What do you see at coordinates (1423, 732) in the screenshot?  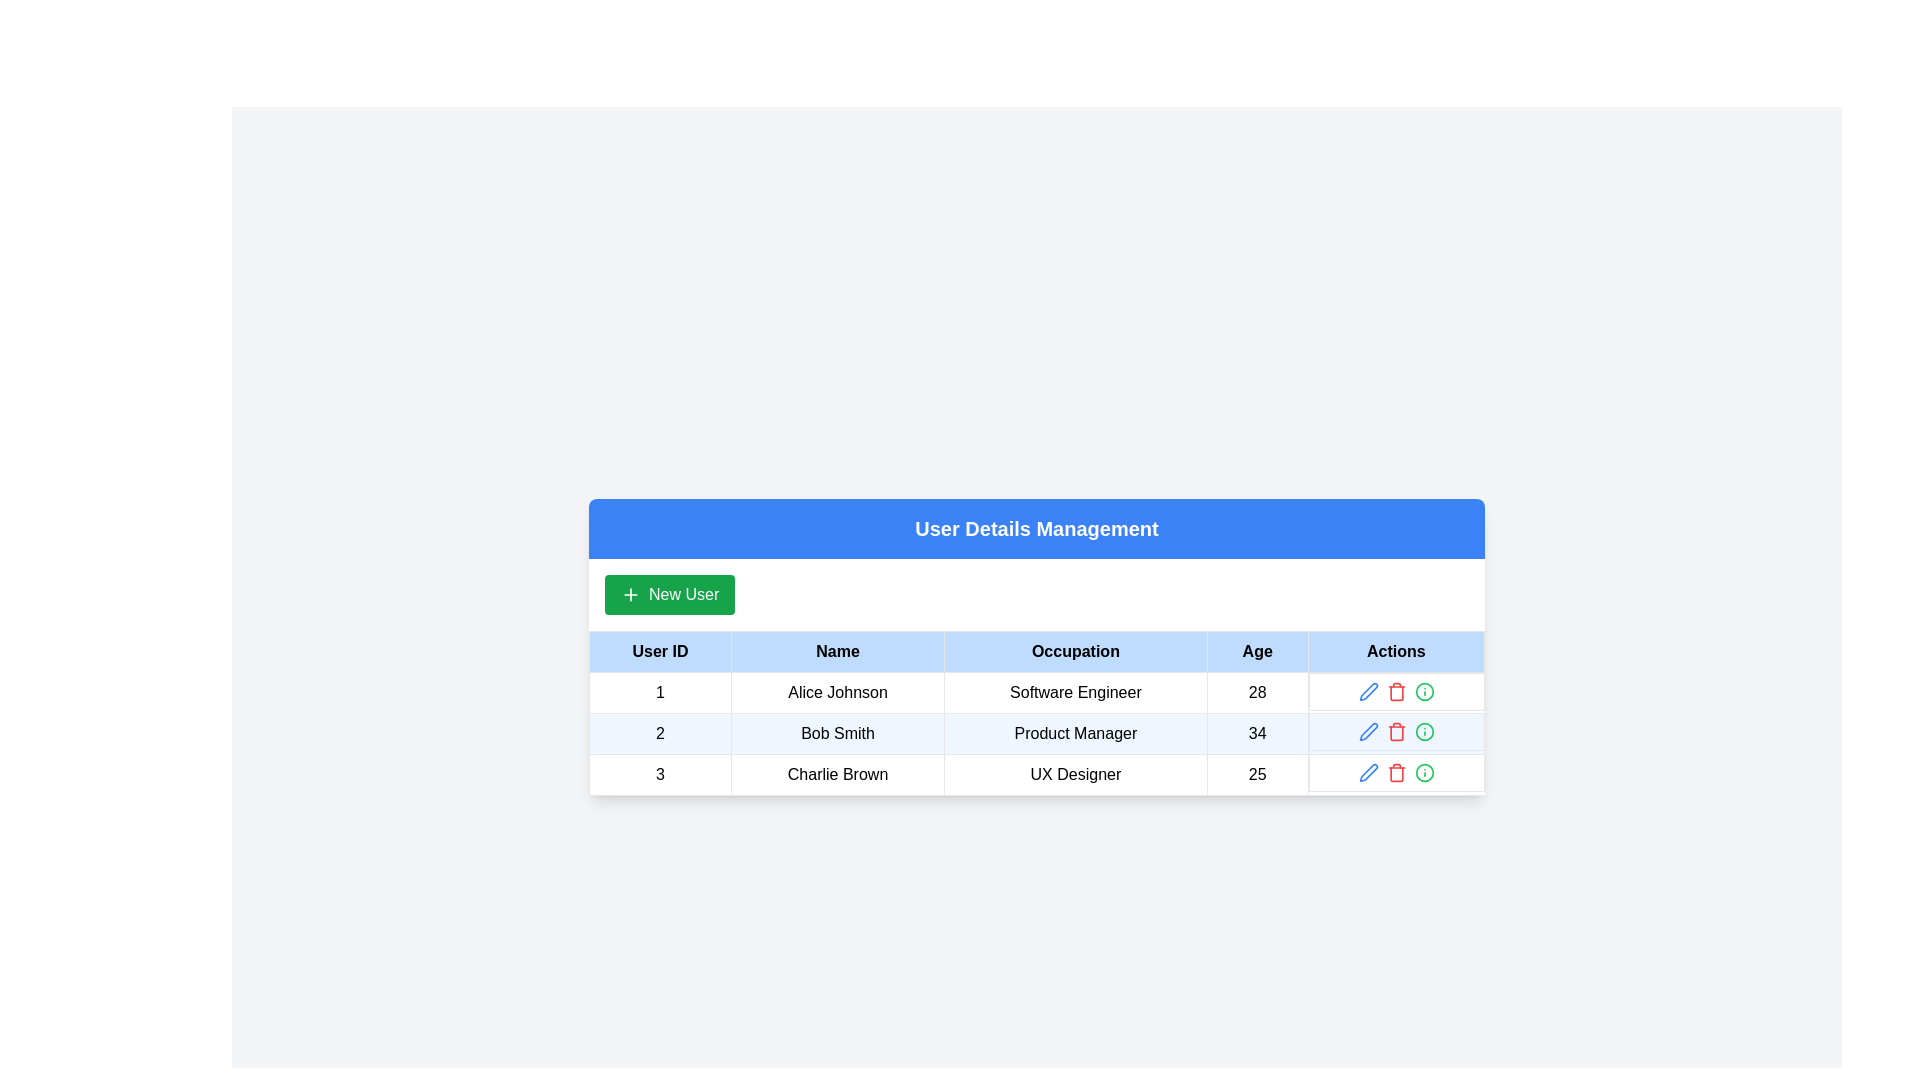 I see `the green-outlined circular tooltip icon located in the 'Actions' column for the 'Product Manager' row to initiate additional interaction` at bounding box center [1423, 732].